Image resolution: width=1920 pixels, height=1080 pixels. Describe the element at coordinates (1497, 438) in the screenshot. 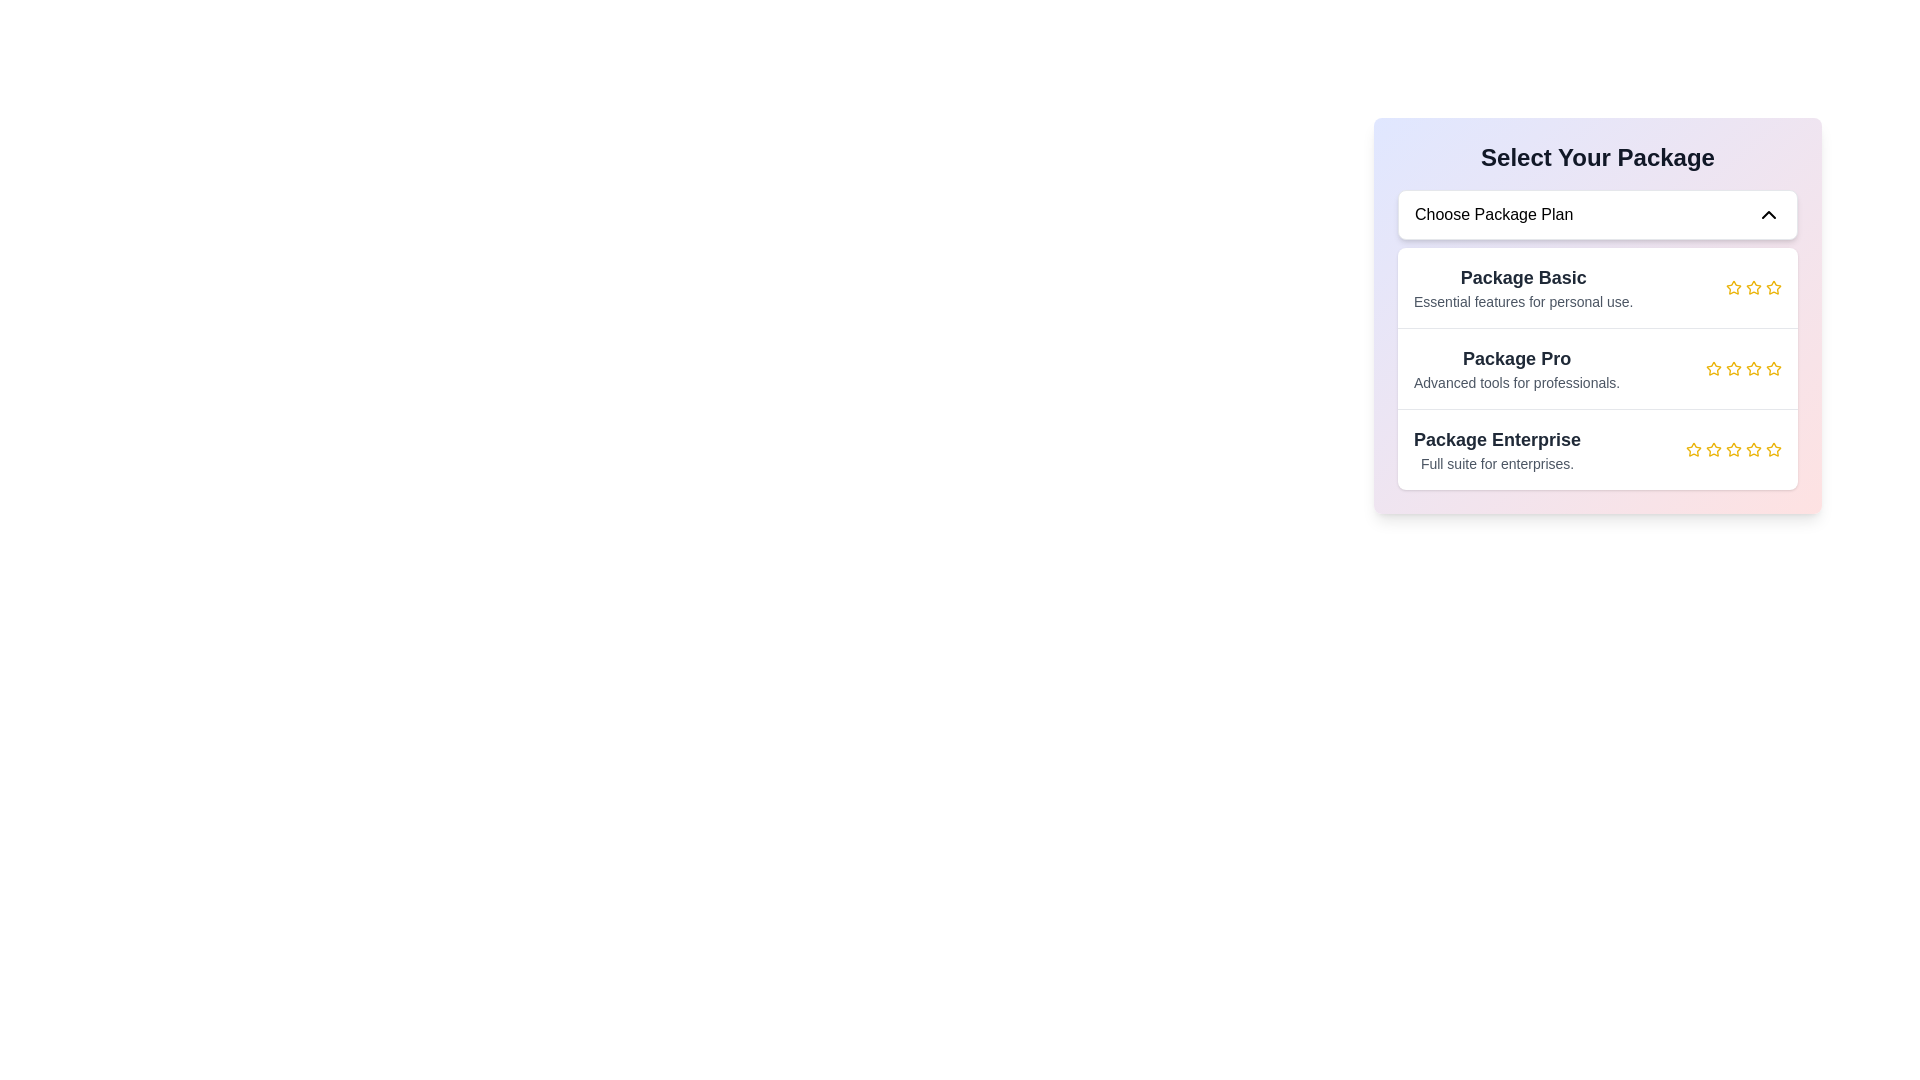

I see `the text label that serves as the title for the third package option in the list, located between 'Package Pro.' and 'Full suite for enterprises.' under the 'Select Your Package' header` at that location.